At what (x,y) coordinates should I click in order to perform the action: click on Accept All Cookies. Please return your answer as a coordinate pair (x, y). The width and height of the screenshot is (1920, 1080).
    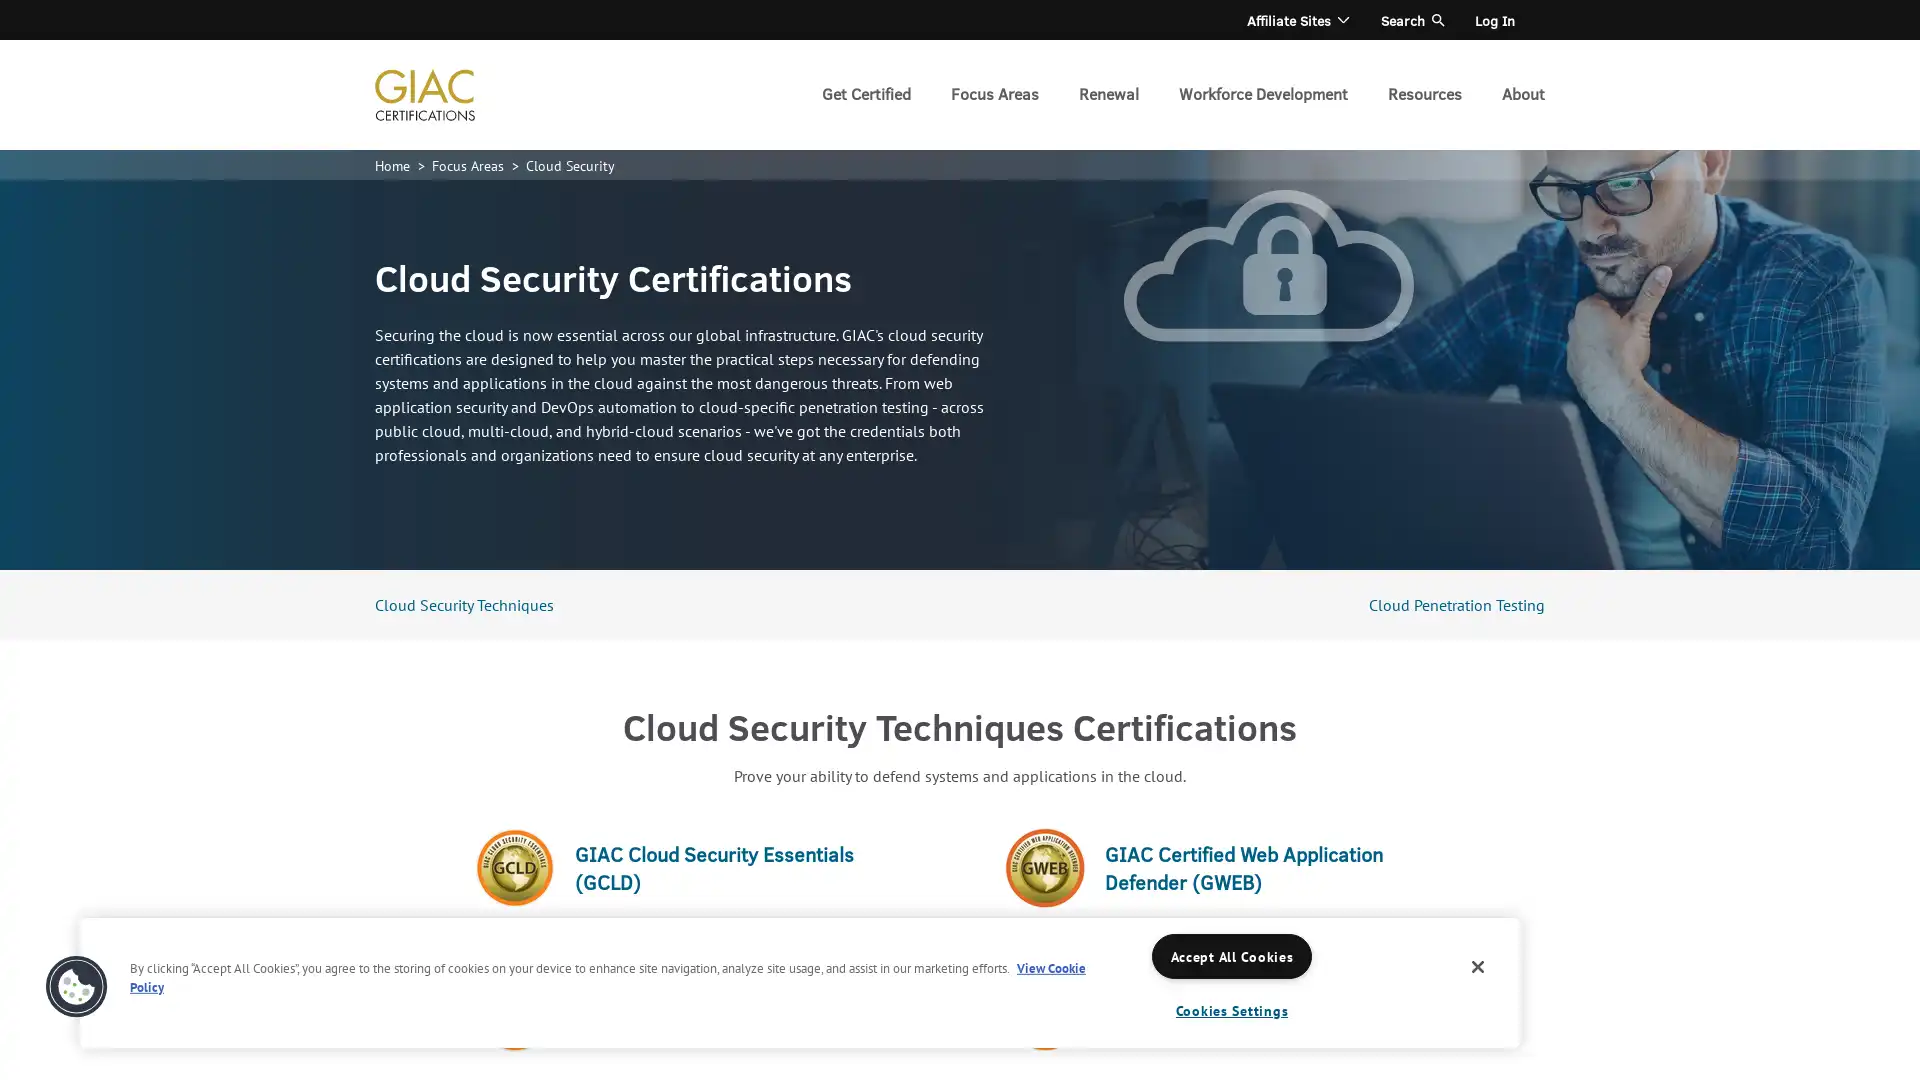
    Looking at the image, I should click on (1231, 955).